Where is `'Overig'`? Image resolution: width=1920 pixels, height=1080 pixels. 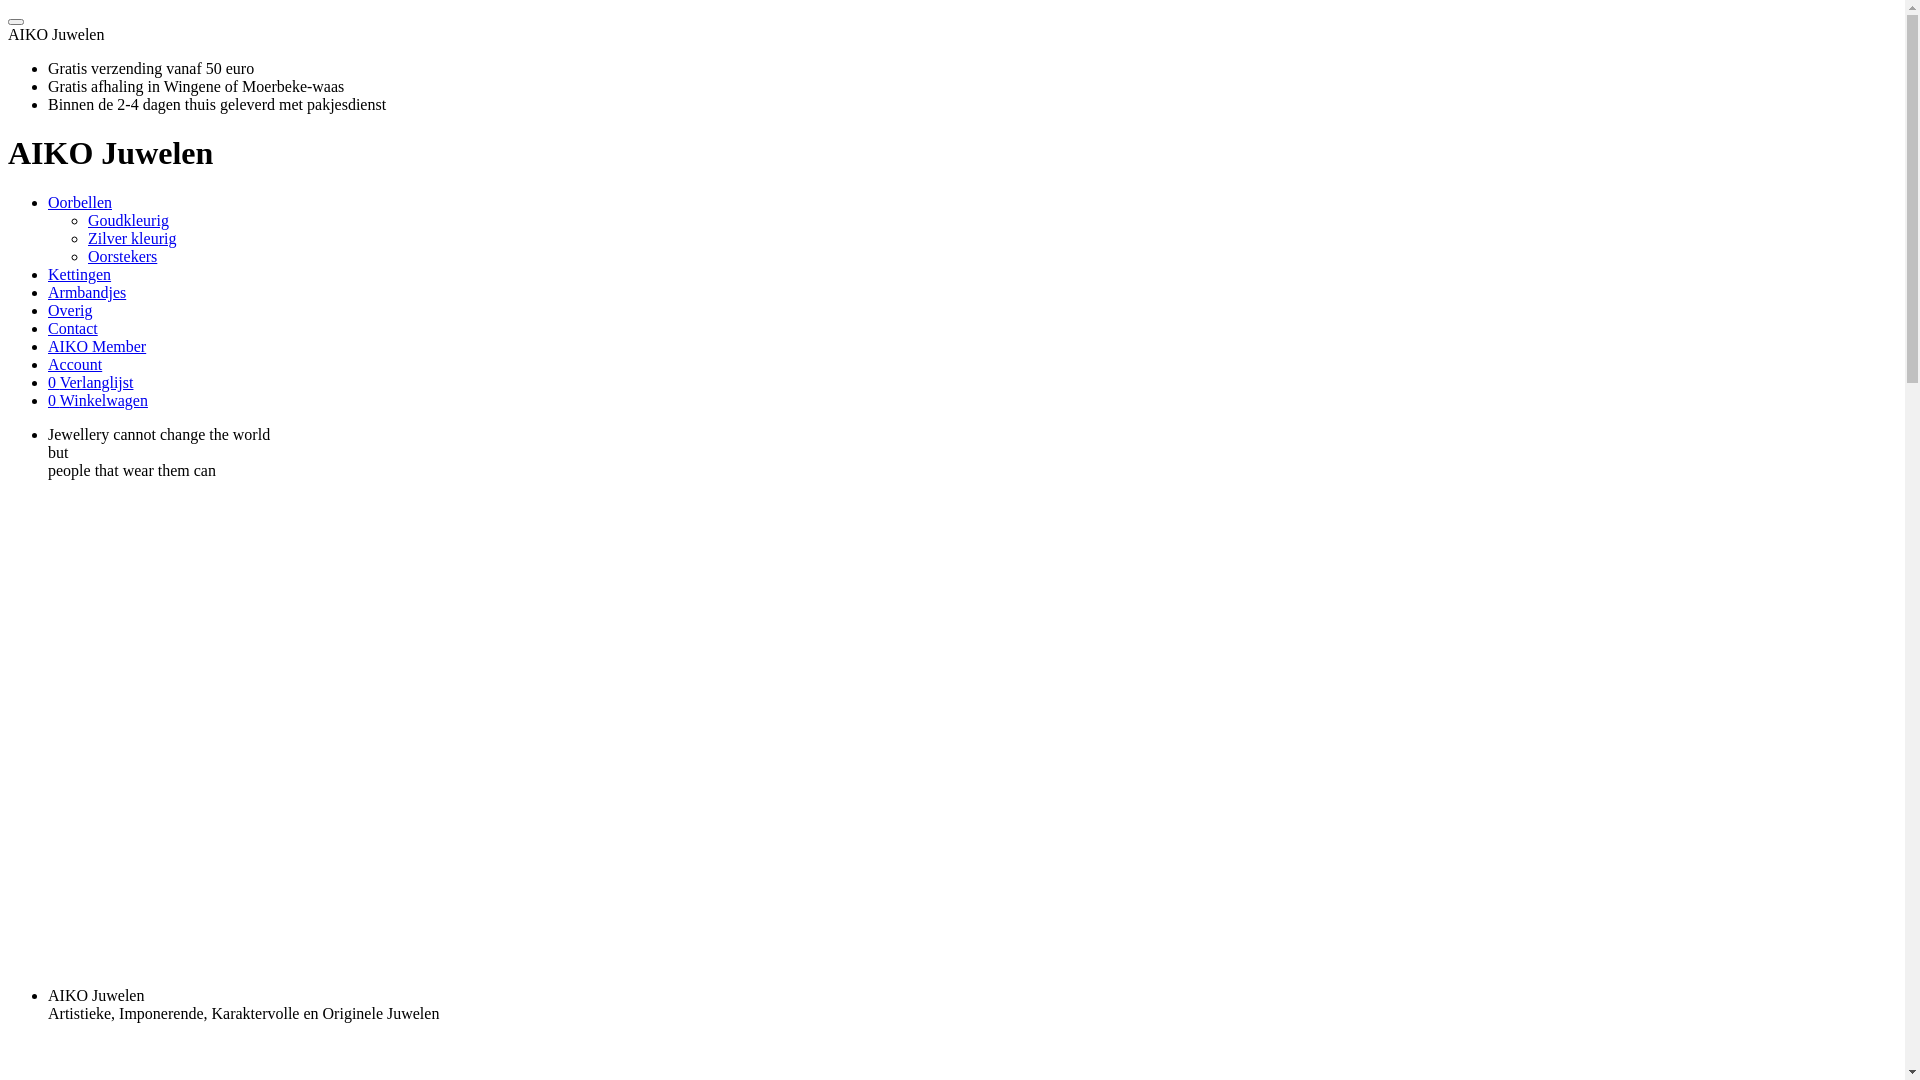 'Overig' is located at coordinates (70, 310).